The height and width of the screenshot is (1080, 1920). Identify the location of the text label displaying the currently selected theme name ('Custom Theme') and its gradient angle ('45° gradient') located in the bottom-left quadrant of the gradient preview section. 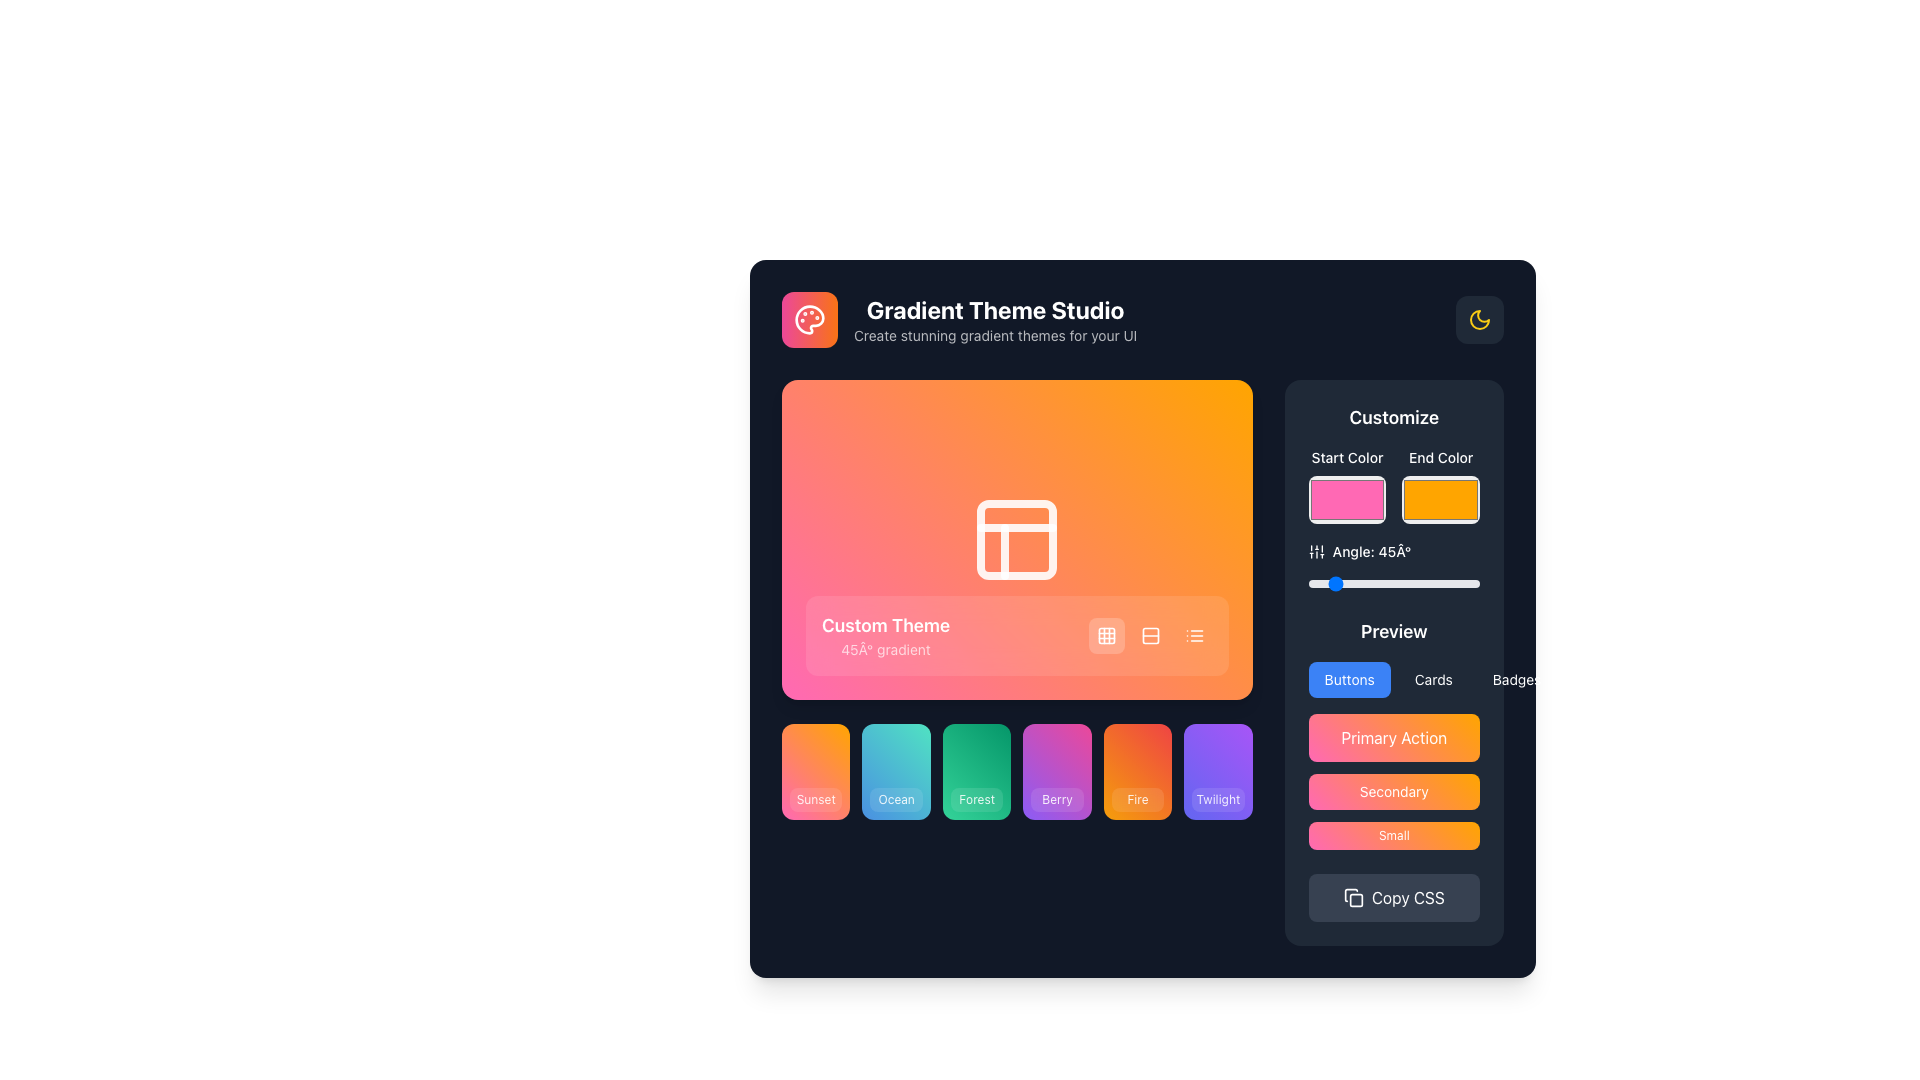
(885, 636).